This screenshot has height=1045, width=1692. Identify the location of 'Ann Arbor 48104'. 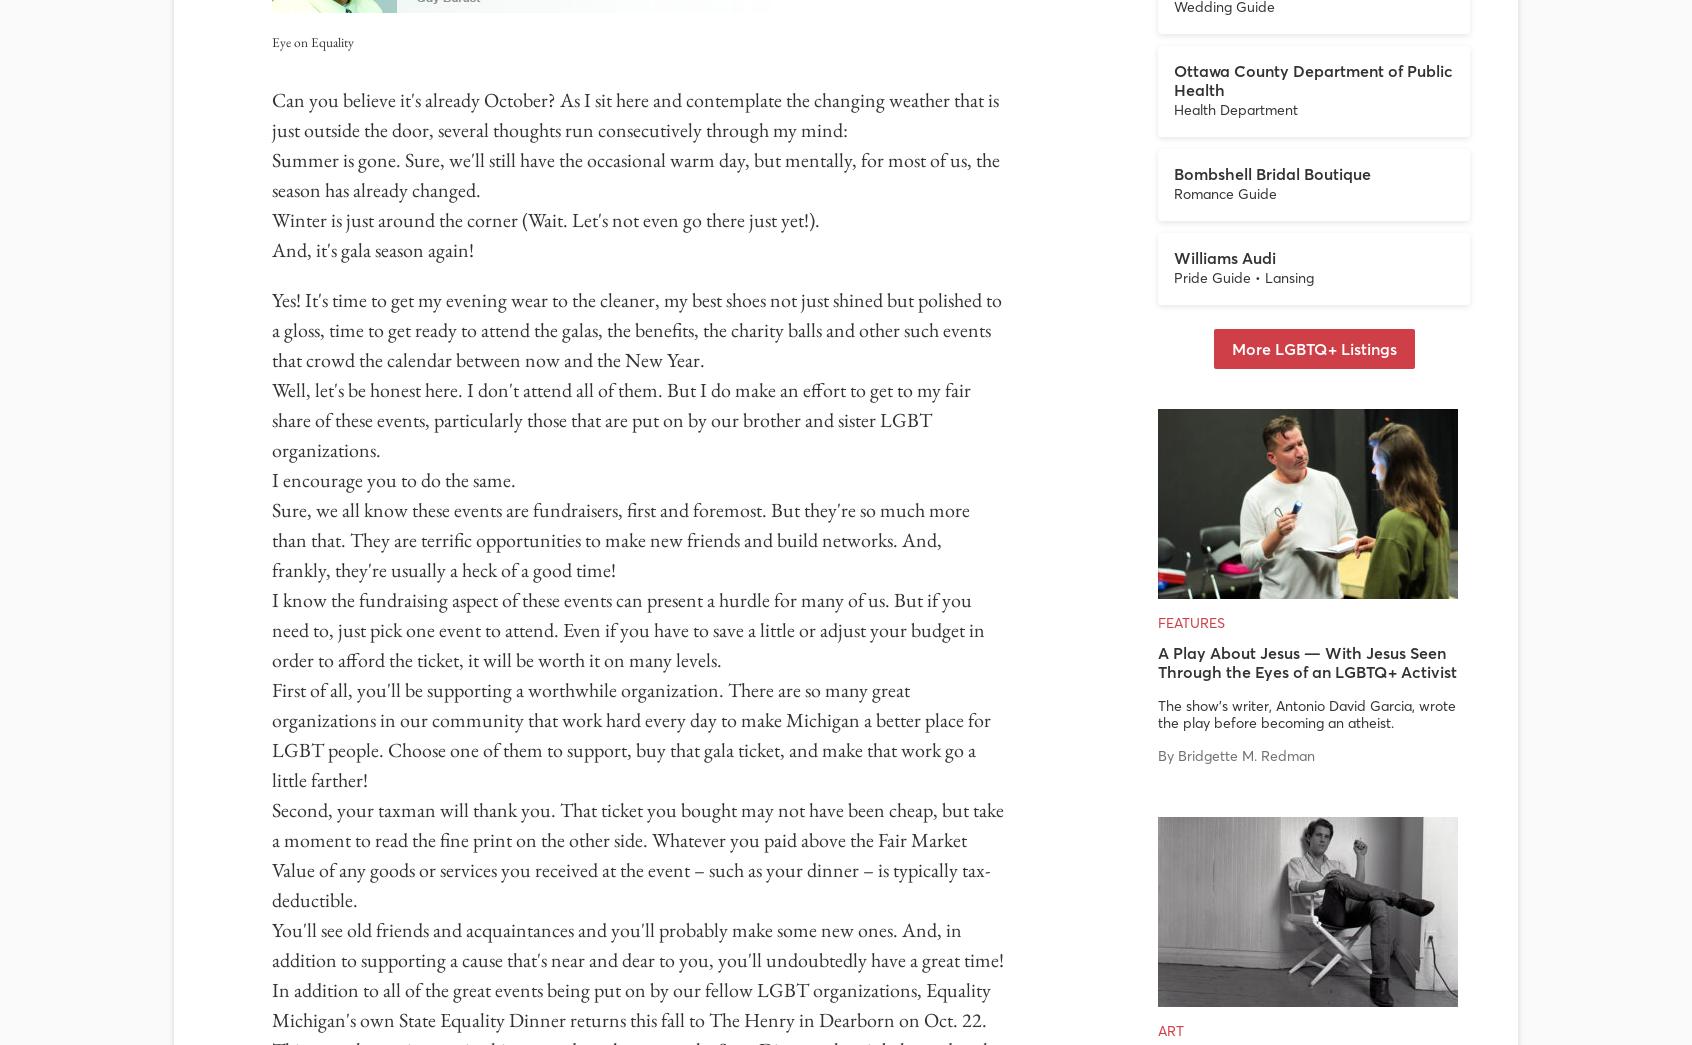
(282, 793).